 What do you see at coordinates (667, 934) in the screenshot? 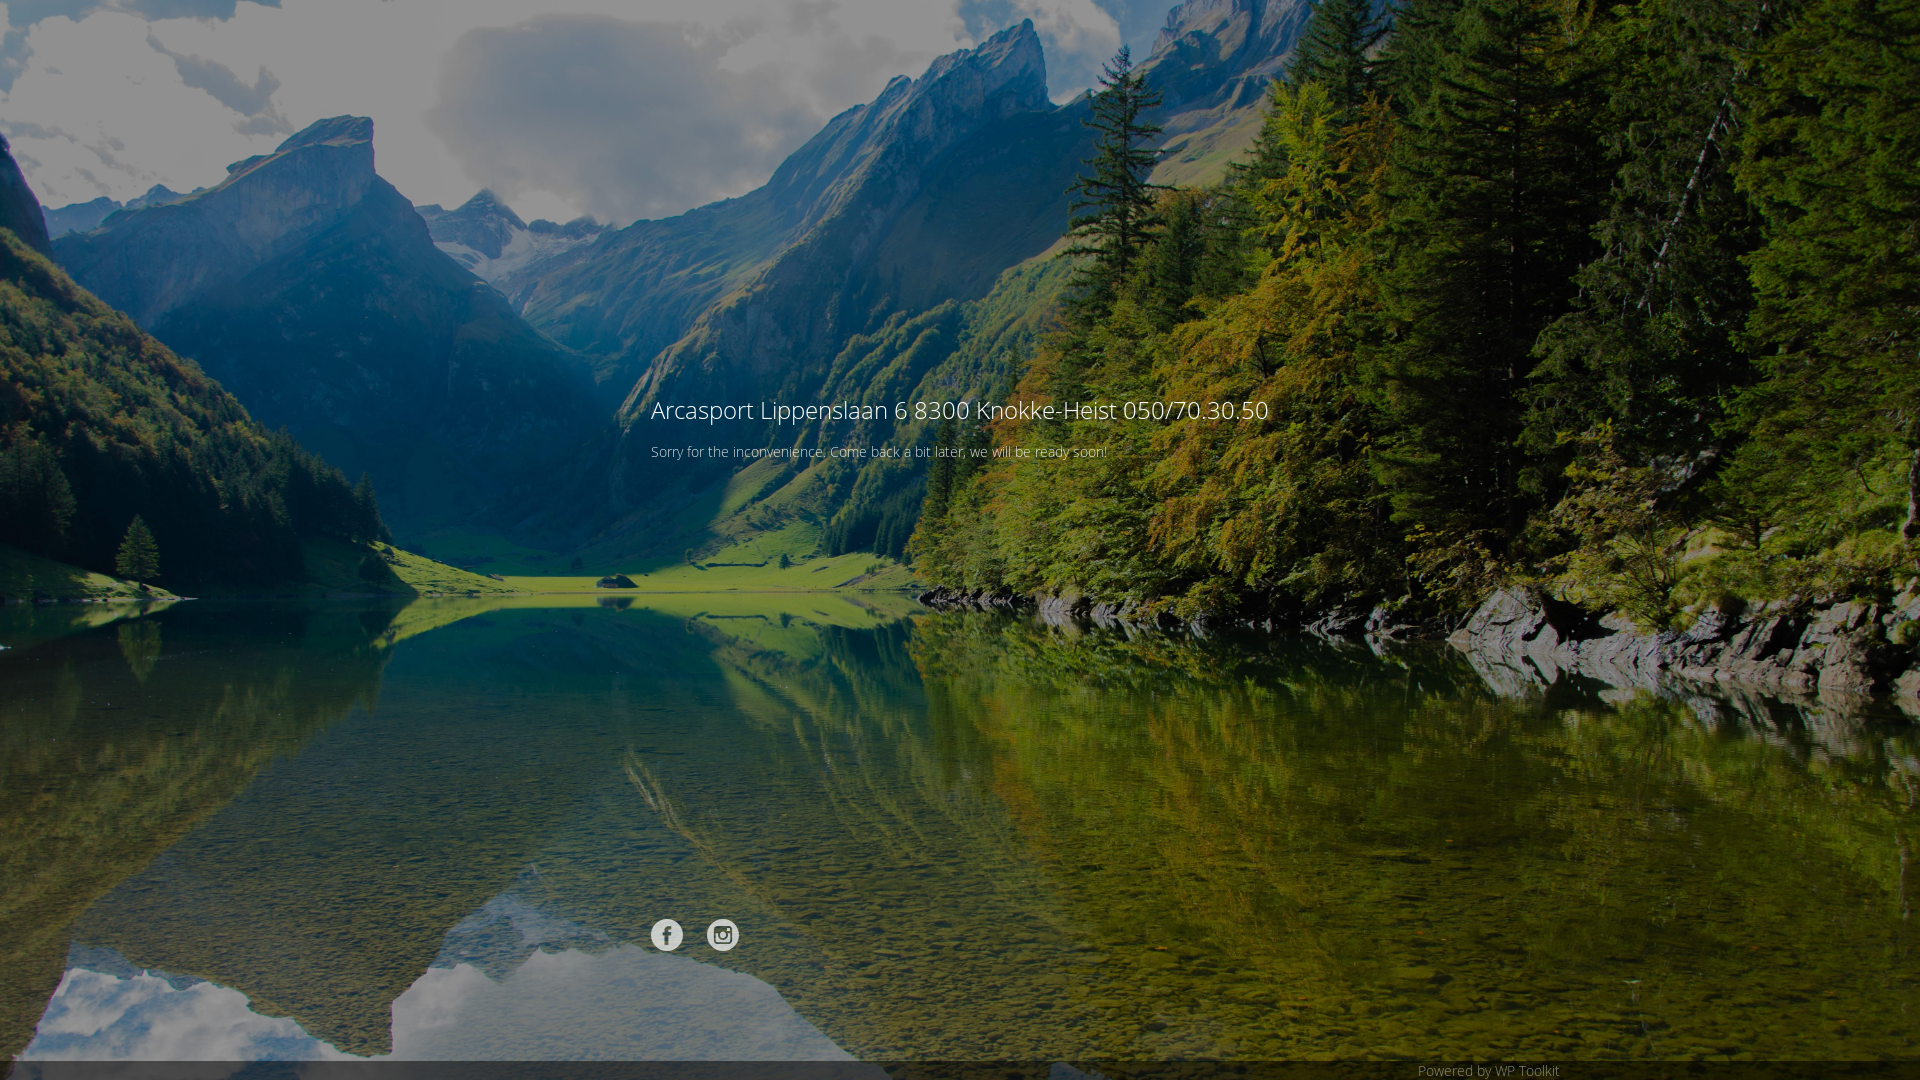
I see `'Facebook'` at bounding box center [667, 934].